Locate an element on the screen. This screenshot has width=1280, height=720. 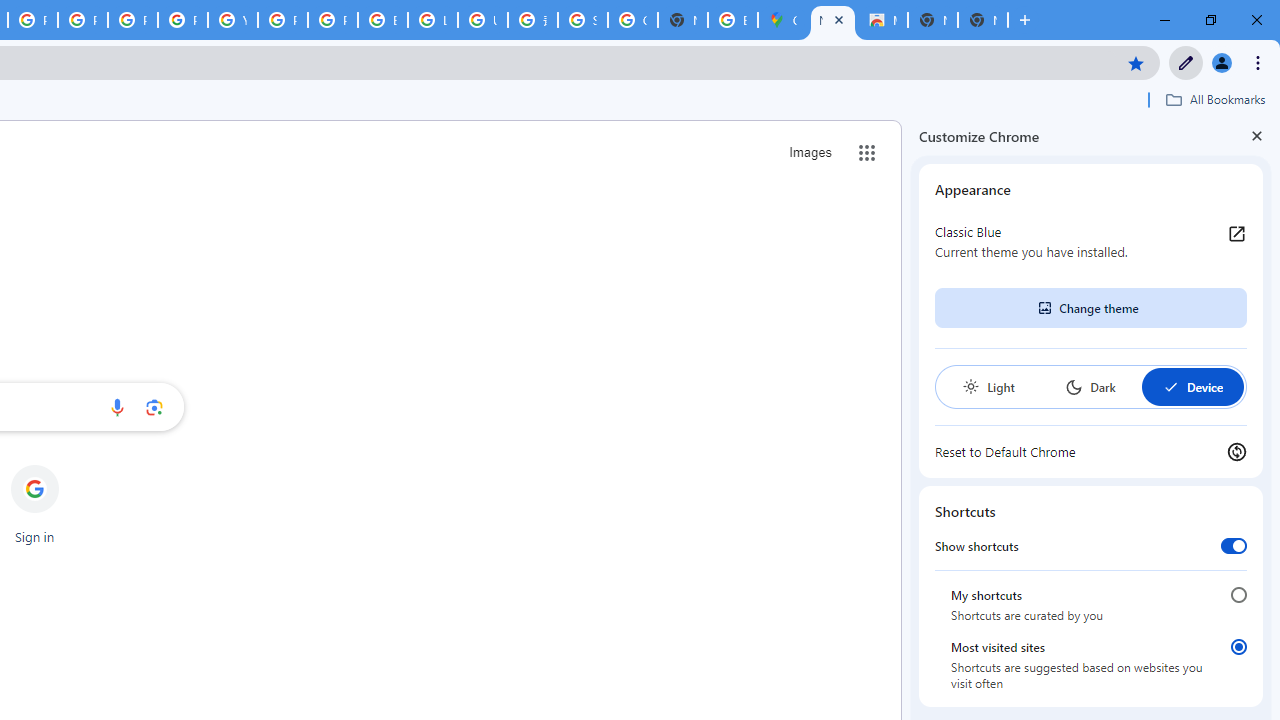
'Search by image' is located at coordinates (153, 406).